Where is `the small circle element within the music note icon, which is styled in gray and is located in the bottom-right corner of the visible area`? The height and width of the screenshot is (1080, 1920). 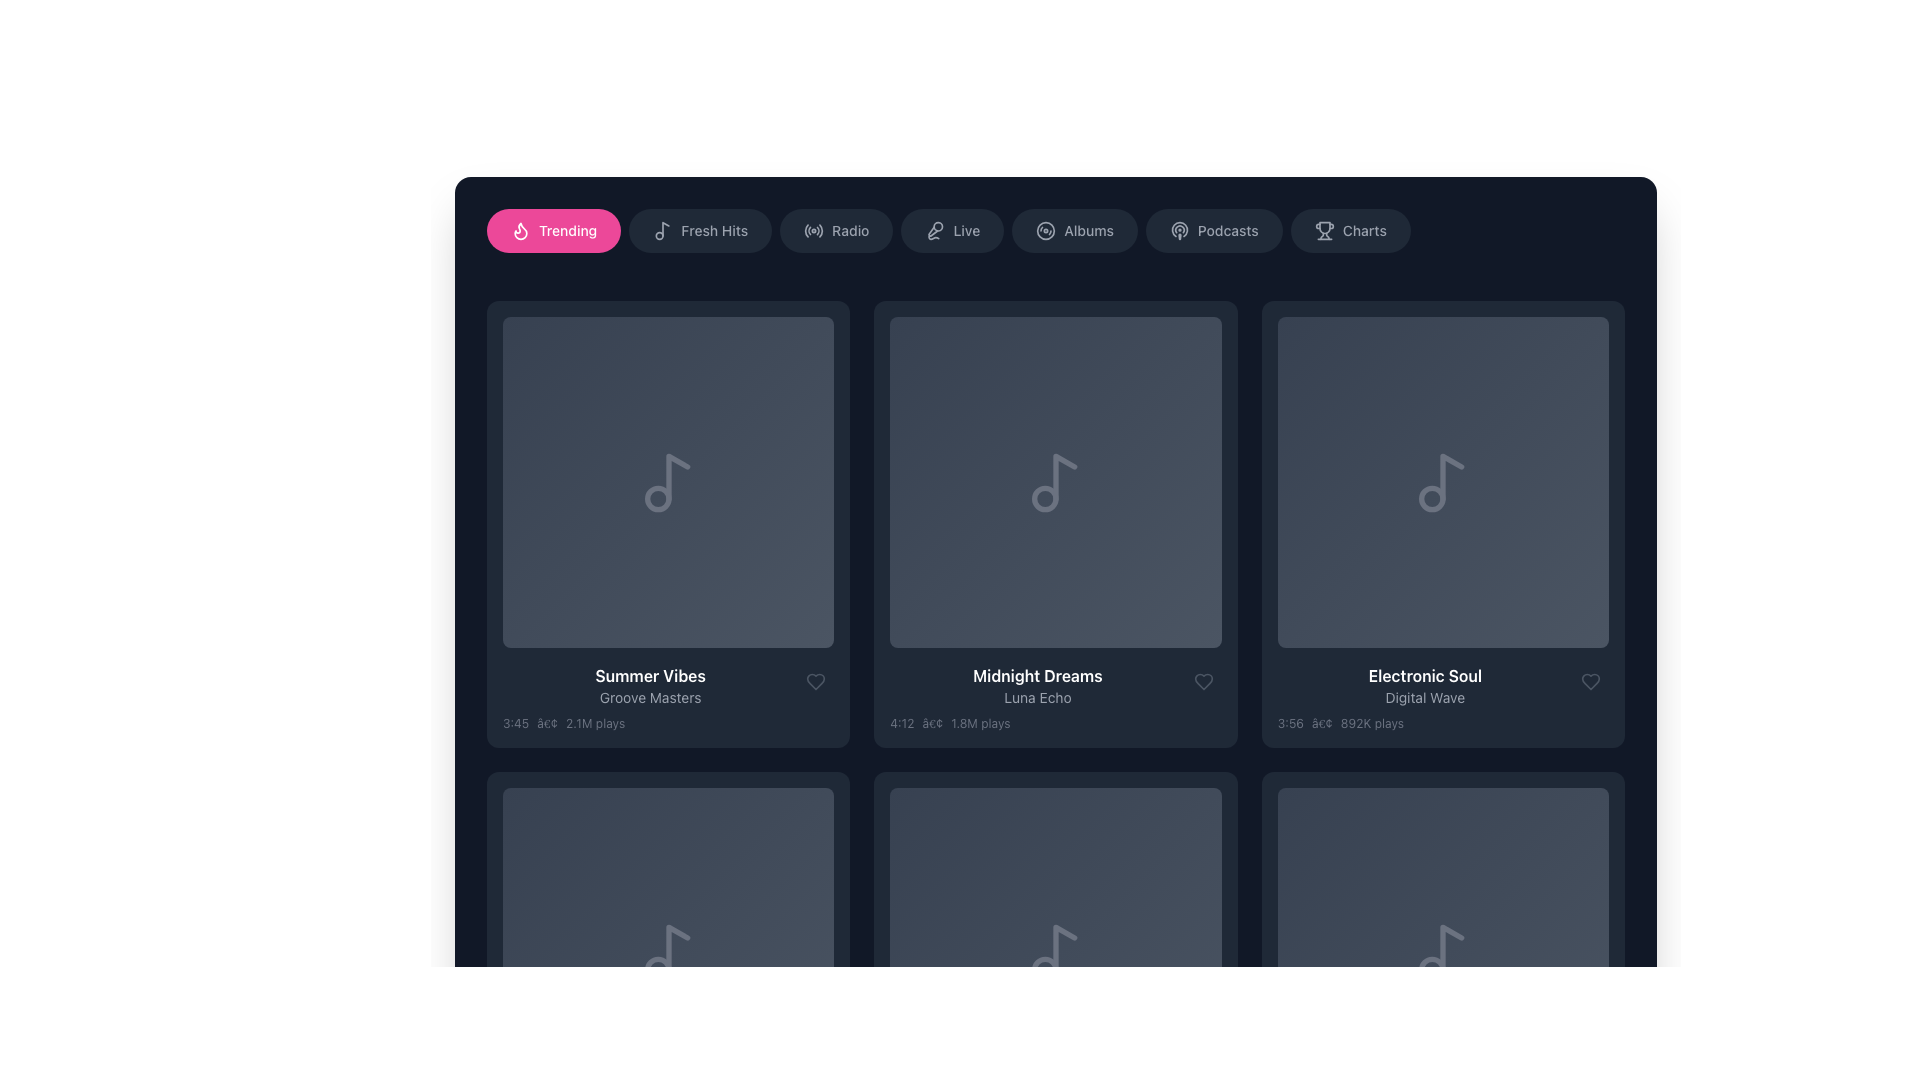 the small circle element within the music note icon, which is styled in gray and is located in the bottom-right corner of the visible area is located at coordinates (1431, 969).